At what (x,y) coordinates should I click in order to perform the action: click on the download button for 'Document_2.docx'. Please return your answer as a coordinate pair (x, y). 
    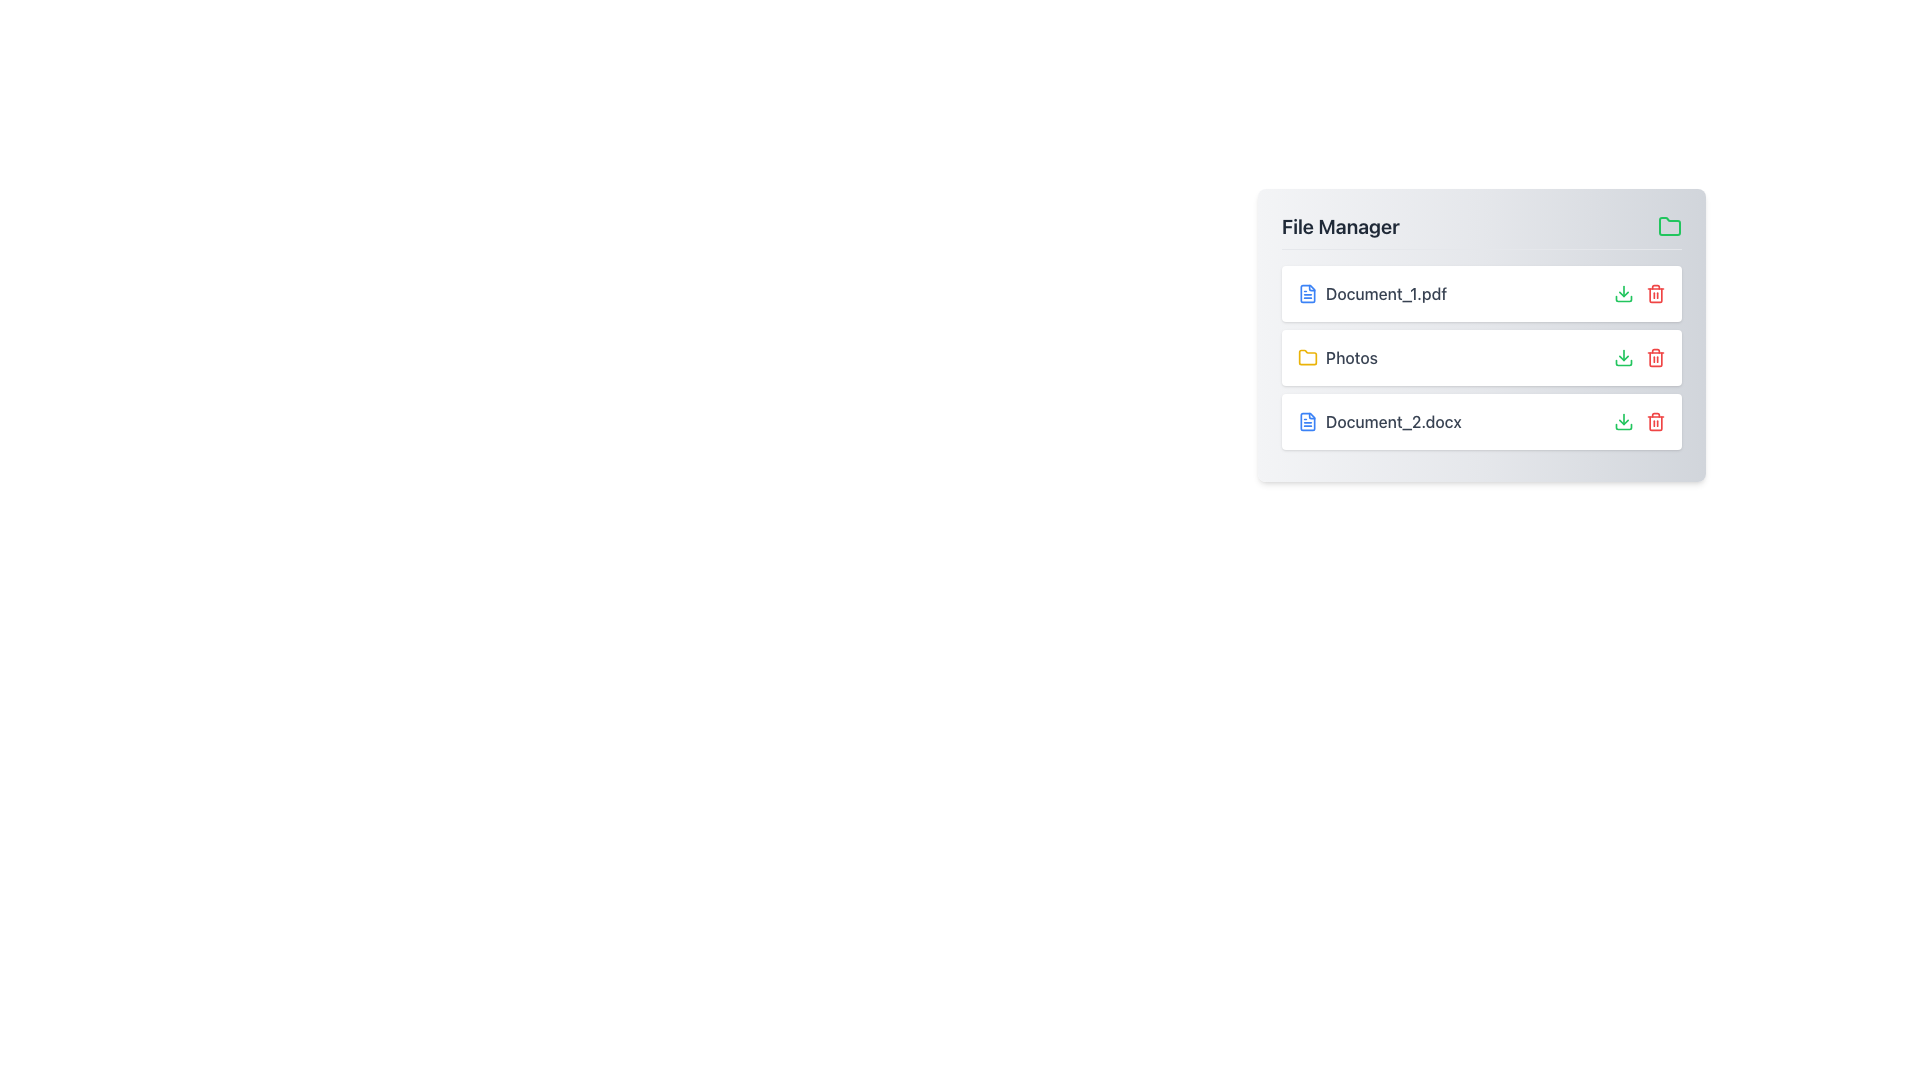
    Looking at the image, I should click on (1623, 420).